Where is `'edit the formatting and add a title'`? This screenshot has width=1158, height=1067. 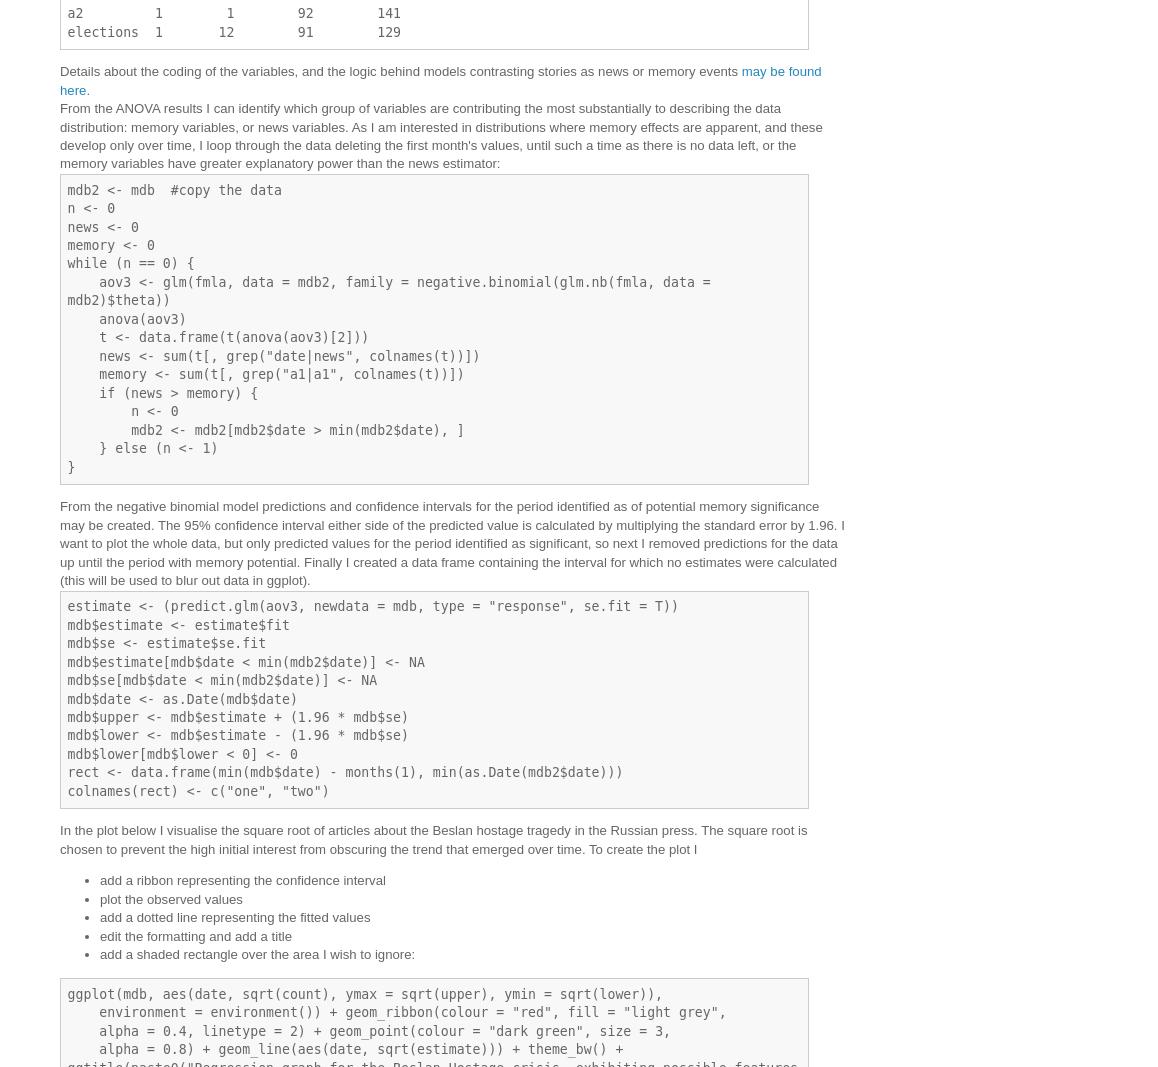 'edit the formatting and add a title' is located at coordinates (196, 935).